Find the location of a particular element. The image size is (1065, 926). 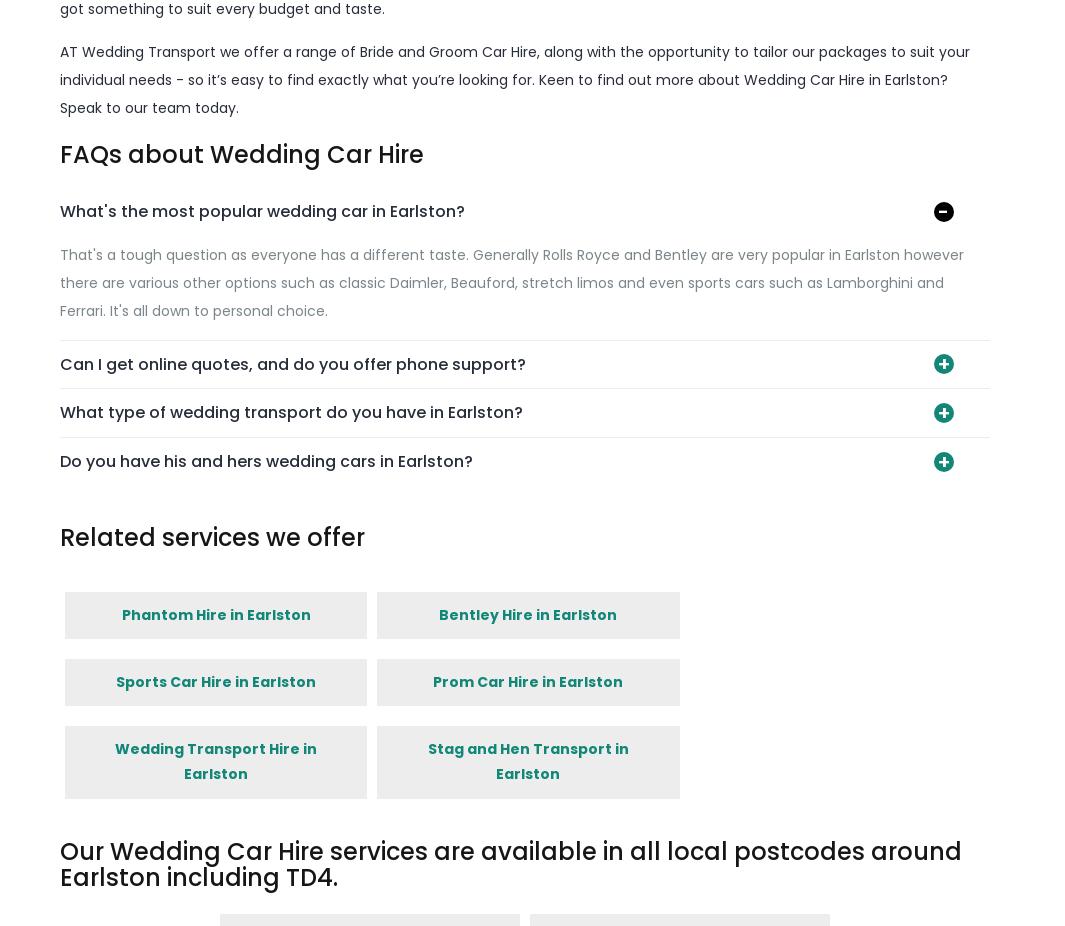

'Sports Car Hire in Earlston' is located at coordinates (214, 679).